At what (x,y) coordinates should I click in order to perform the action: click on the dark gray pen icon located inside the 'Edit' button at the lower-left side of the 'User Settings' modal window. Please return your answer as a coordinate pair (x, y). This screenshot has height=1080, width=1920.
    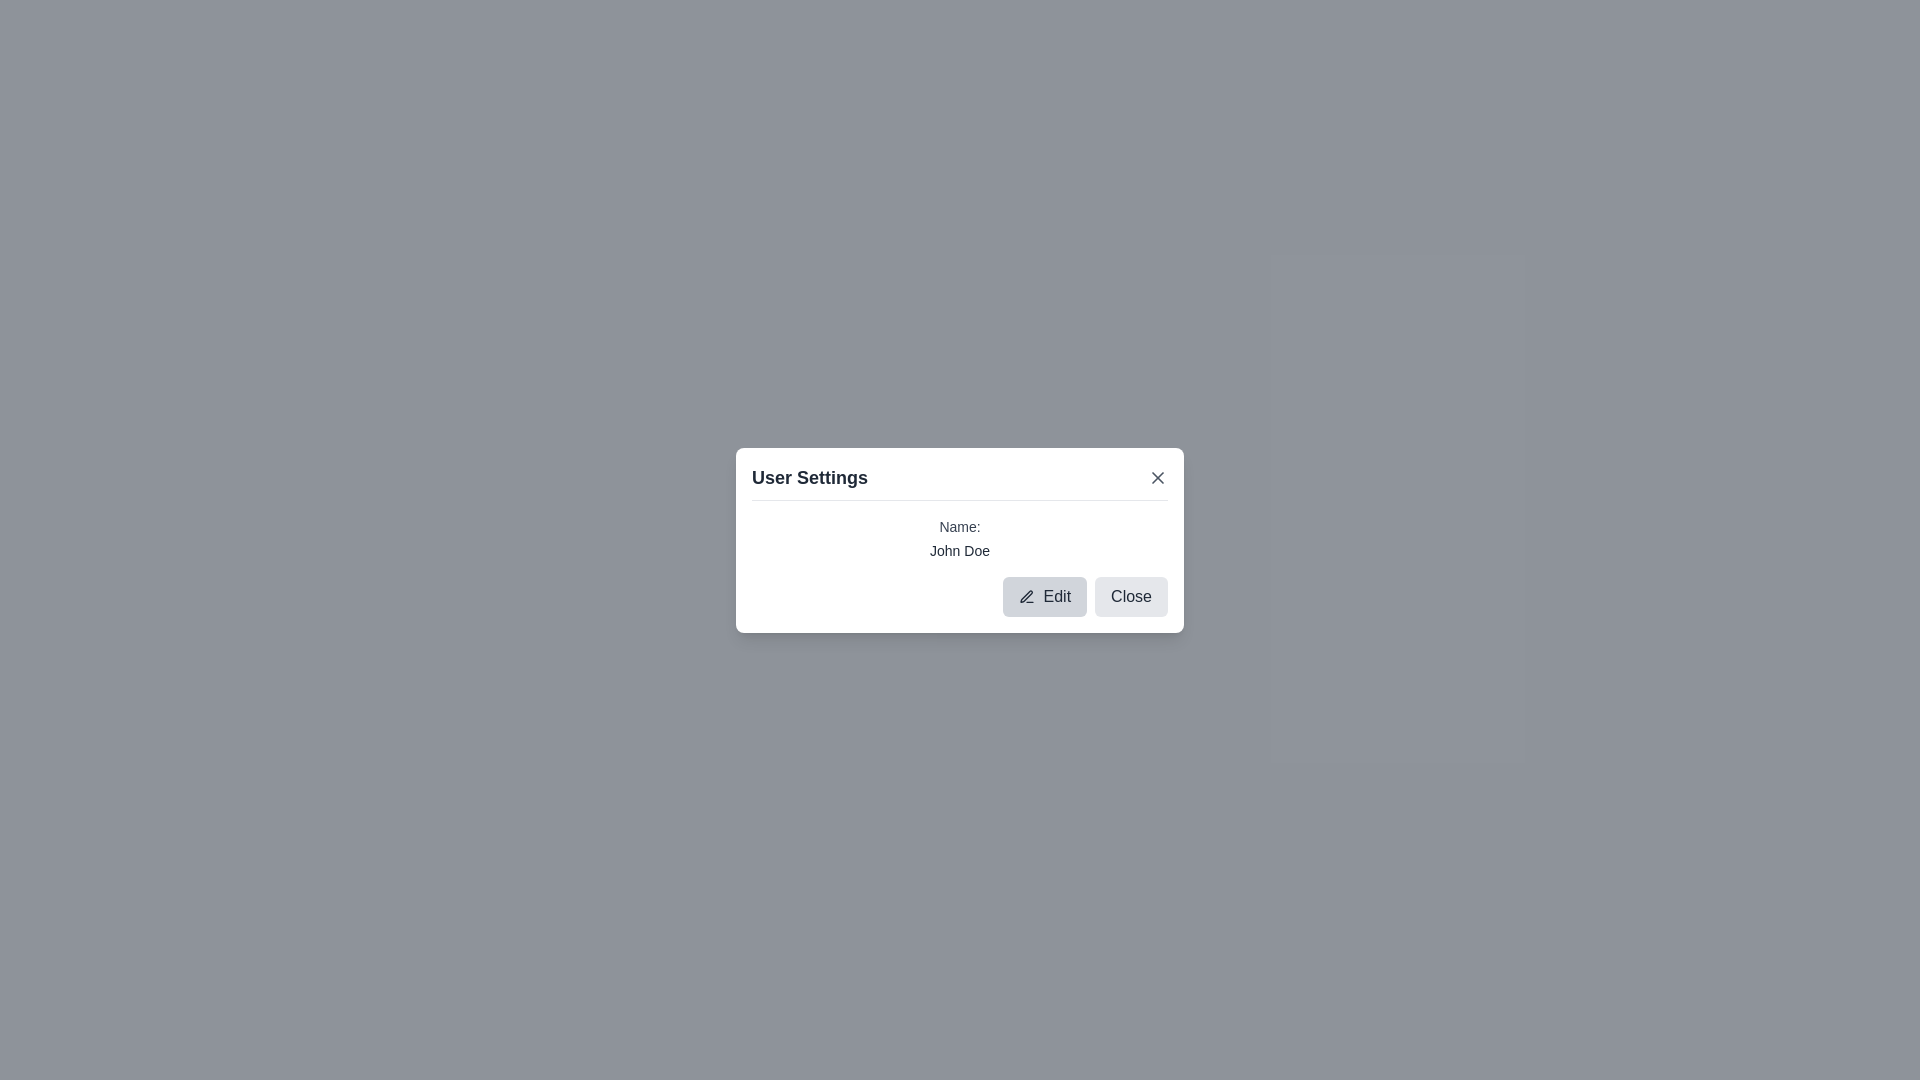
    Looking at the image, I should click on (1027, 596).